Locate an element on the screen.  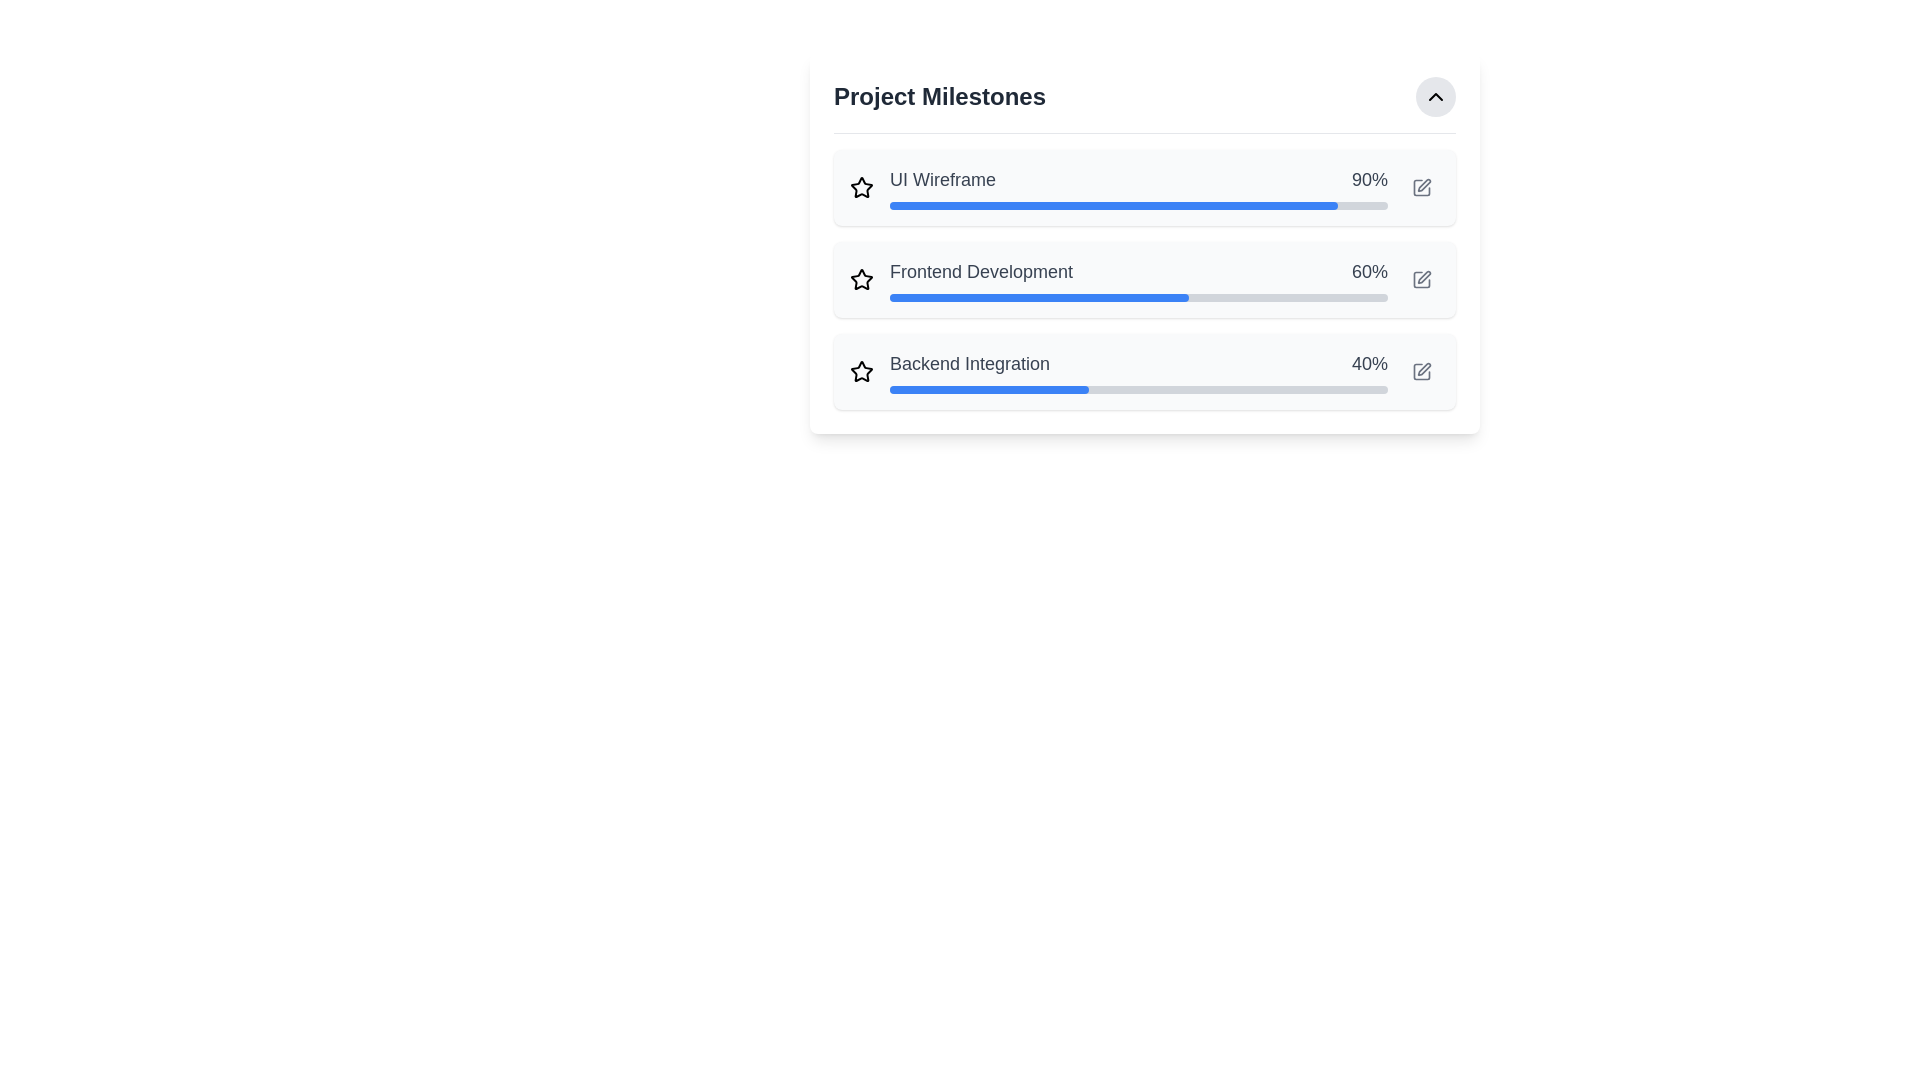
the toggle button located at the top-right corner of the 'Project Milestones' section is located at coordinates (1434, 96).